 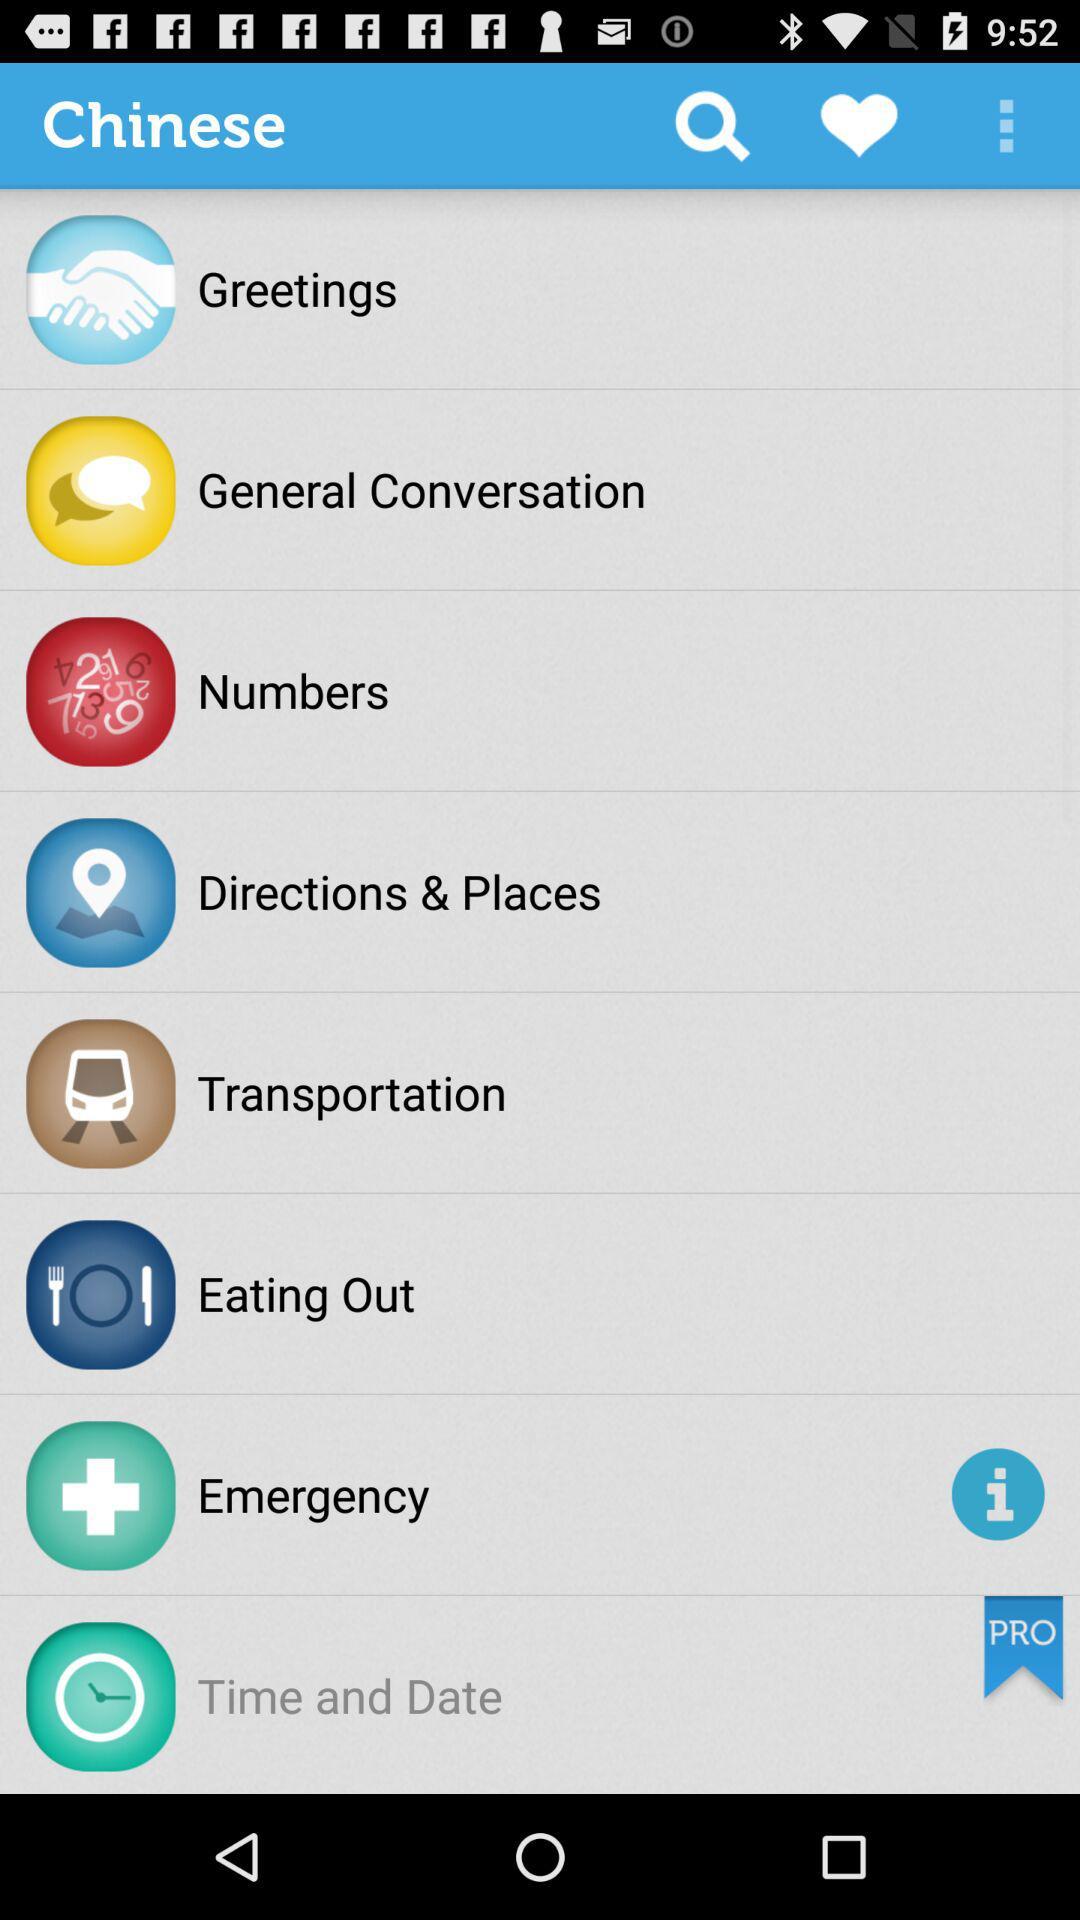 What do you see at coordinates (399, 890) in the screenshot?
I see `the directions & places icon` at bounding box center [399, 890].